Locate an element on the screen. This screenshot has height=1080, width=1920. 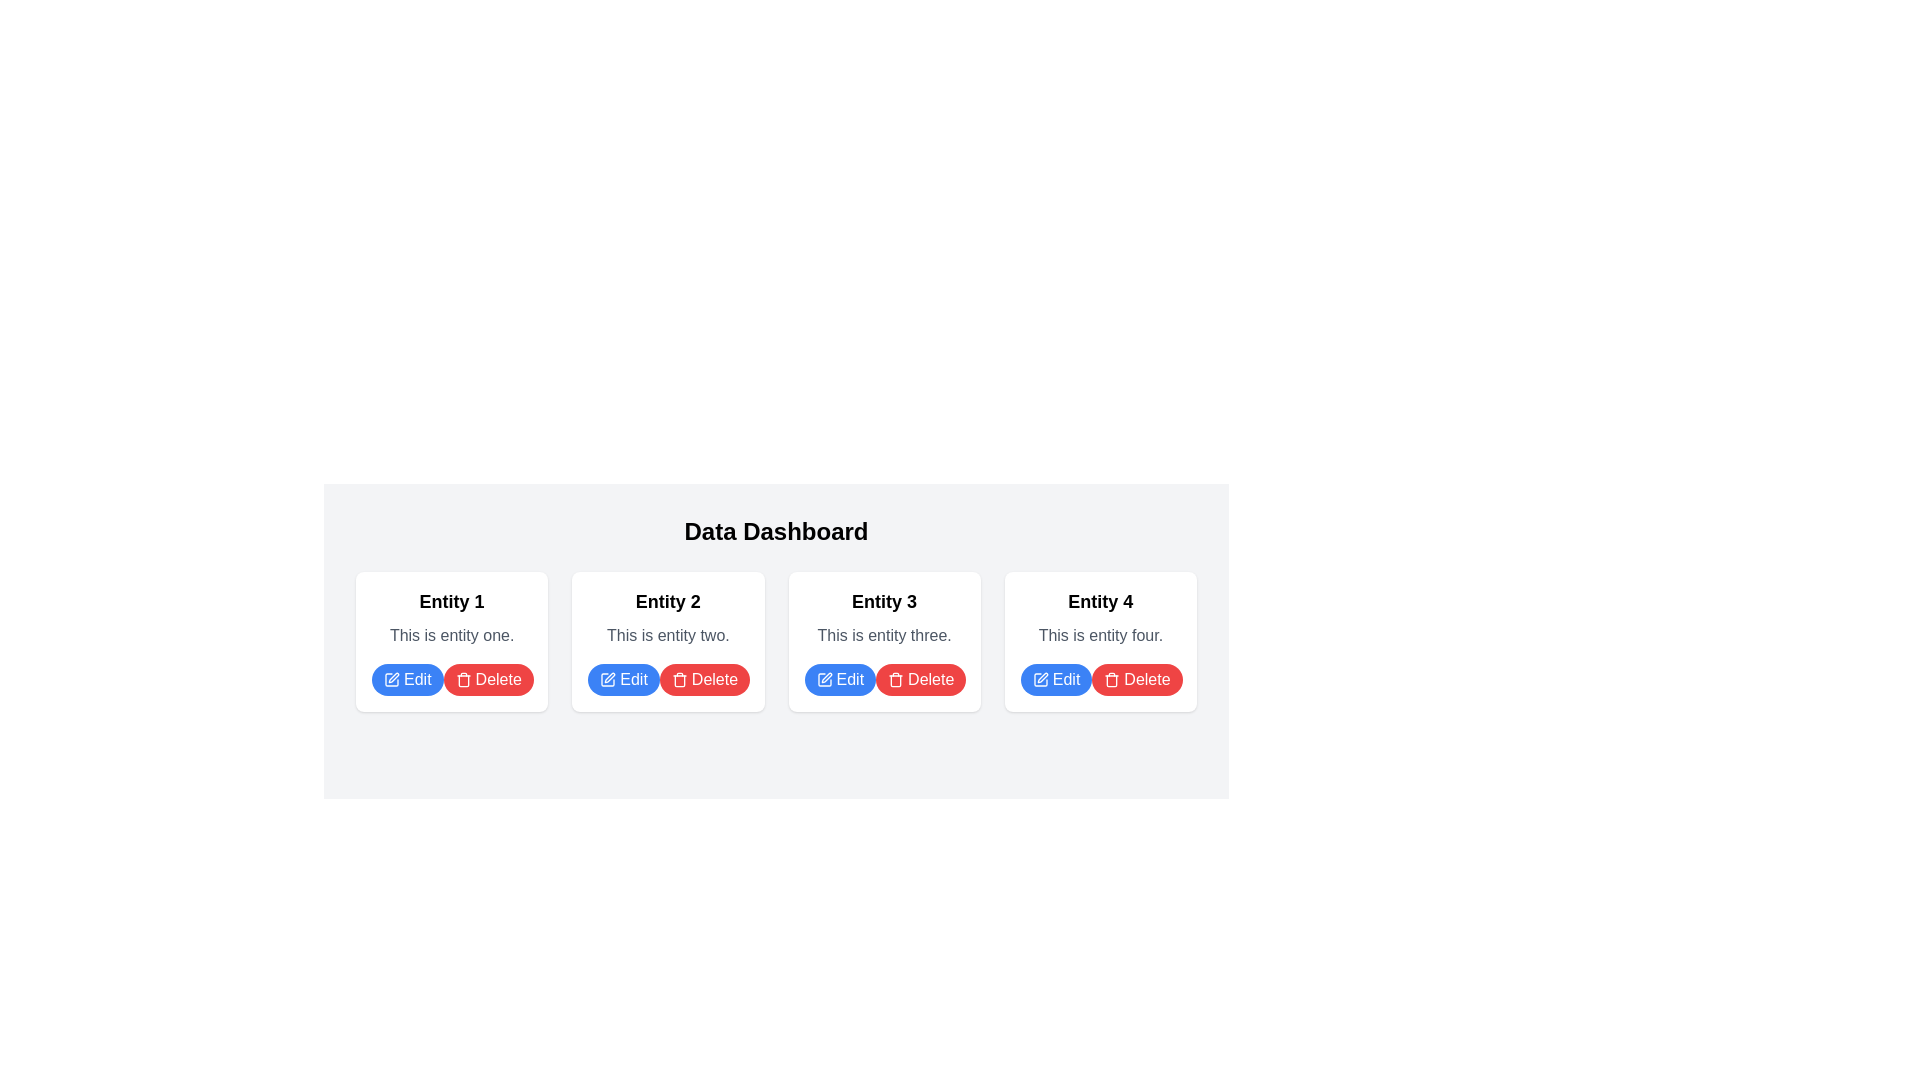
text from the label displaying 'Entity 4' and 'This is entity four.' located at the top center of the fourth card in the 'Data Dashboard' section is located at coordinates (1099, 616).